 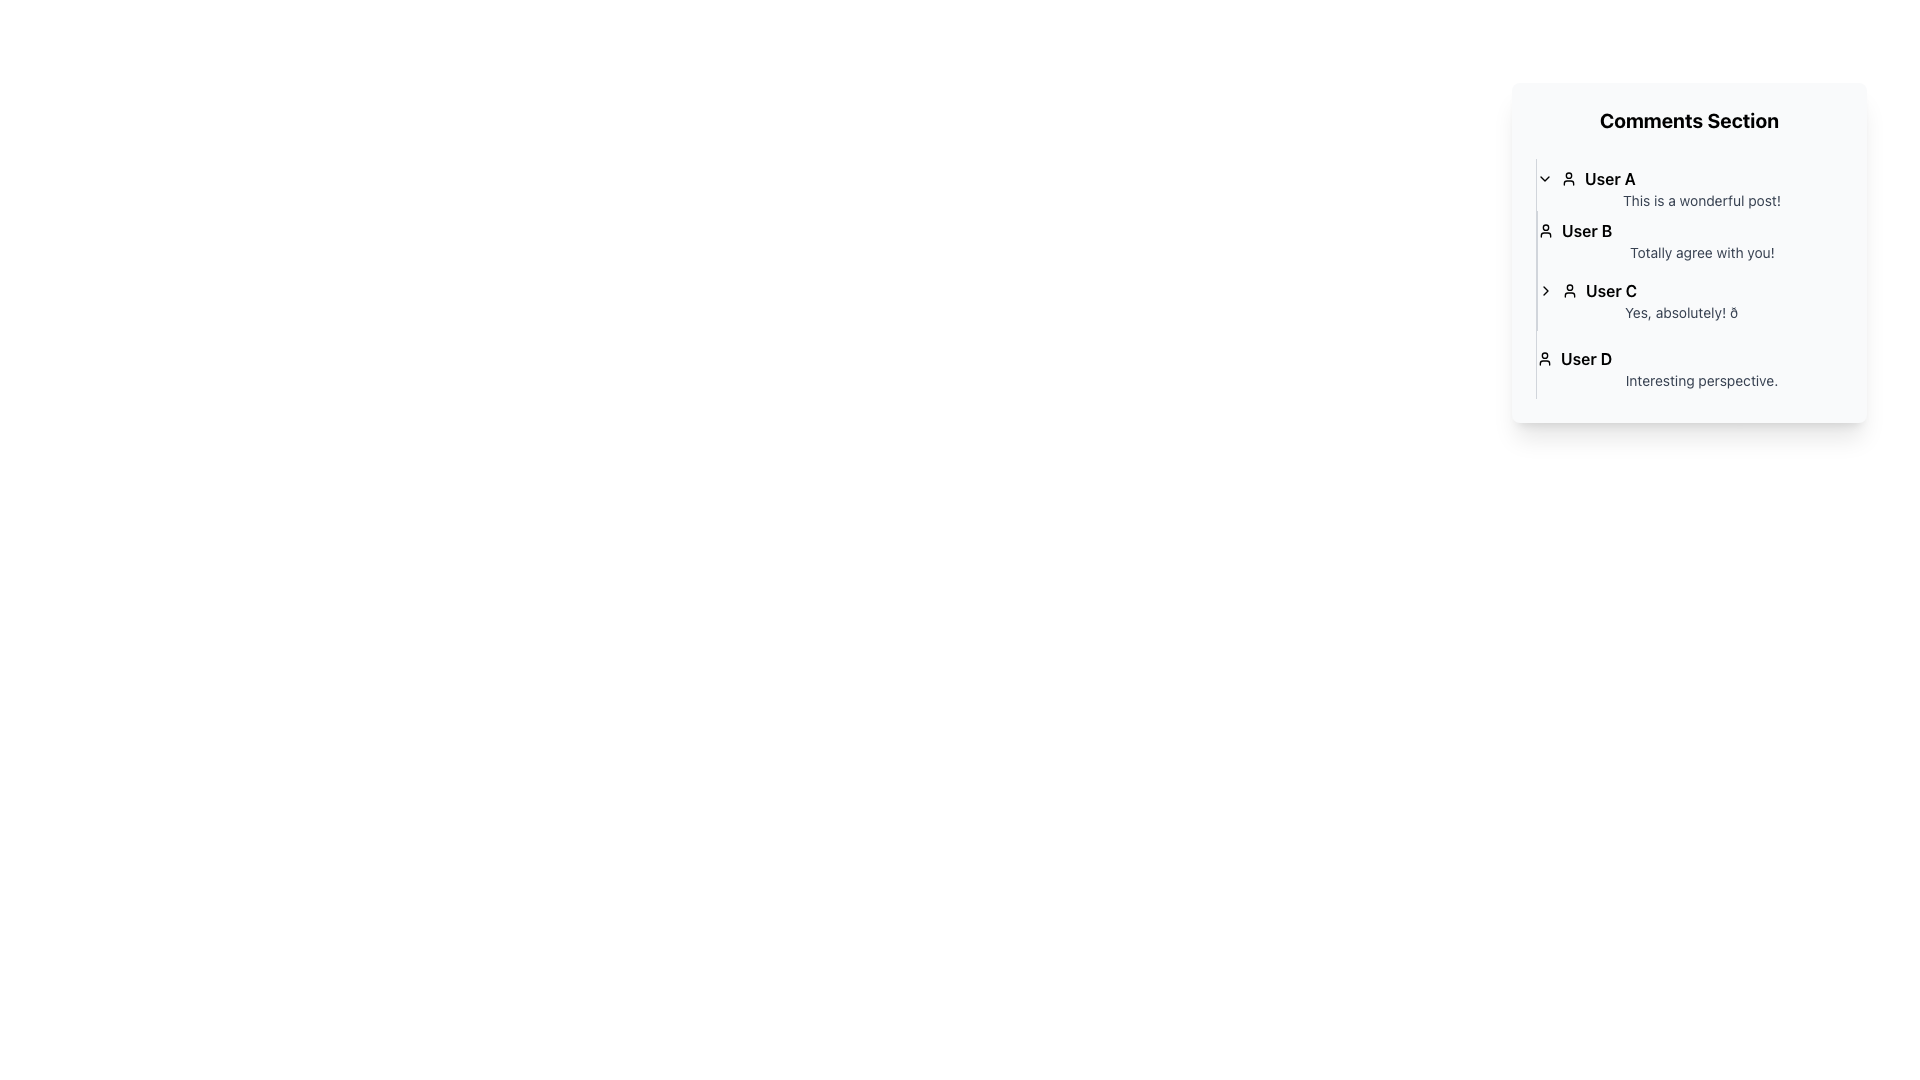 I want to click on the right-pointing chevron icon located to the left of the profile icon for 'User C', indicating a forward or expand action, so click(x=1544, y=290).